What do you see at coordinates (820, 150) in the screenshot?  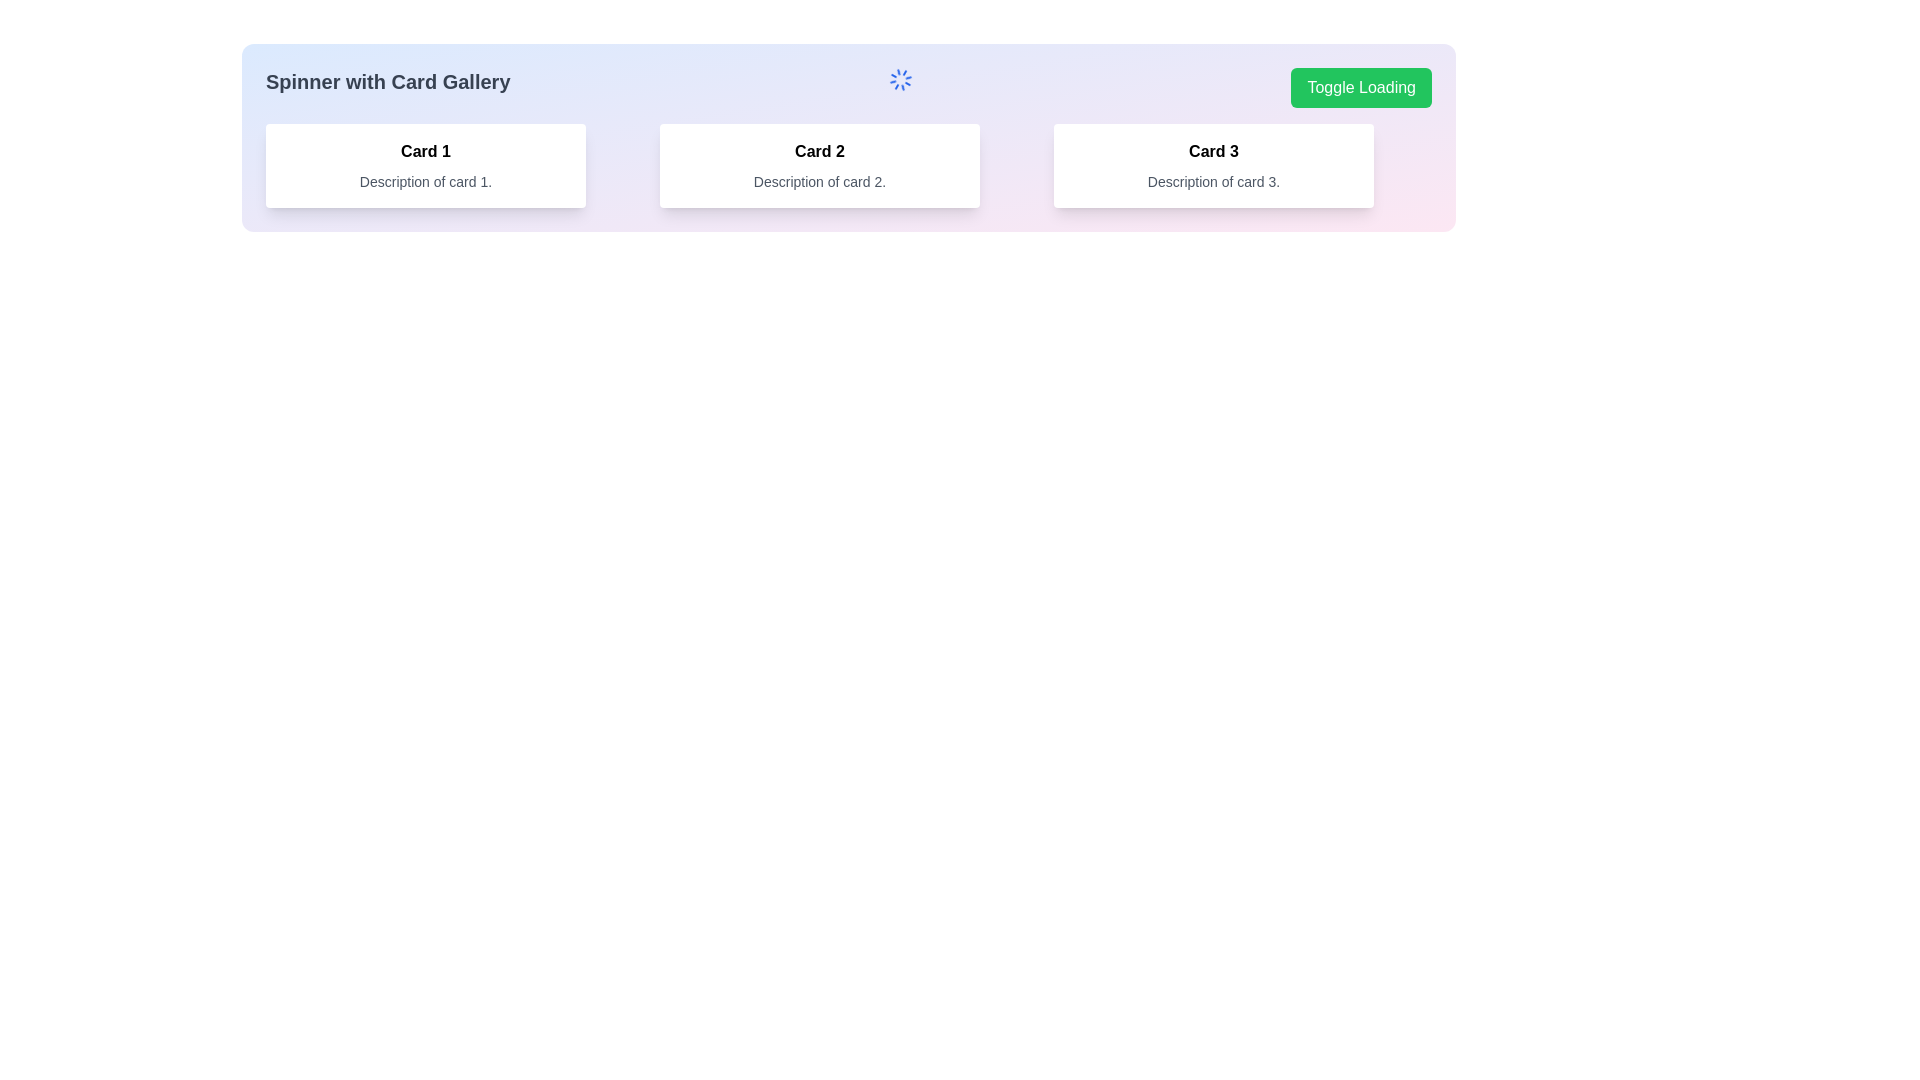 I see `the text element displaying 'Card 2' in bold styling, located at the center of the card gallery` at bounding box center [820, 150].